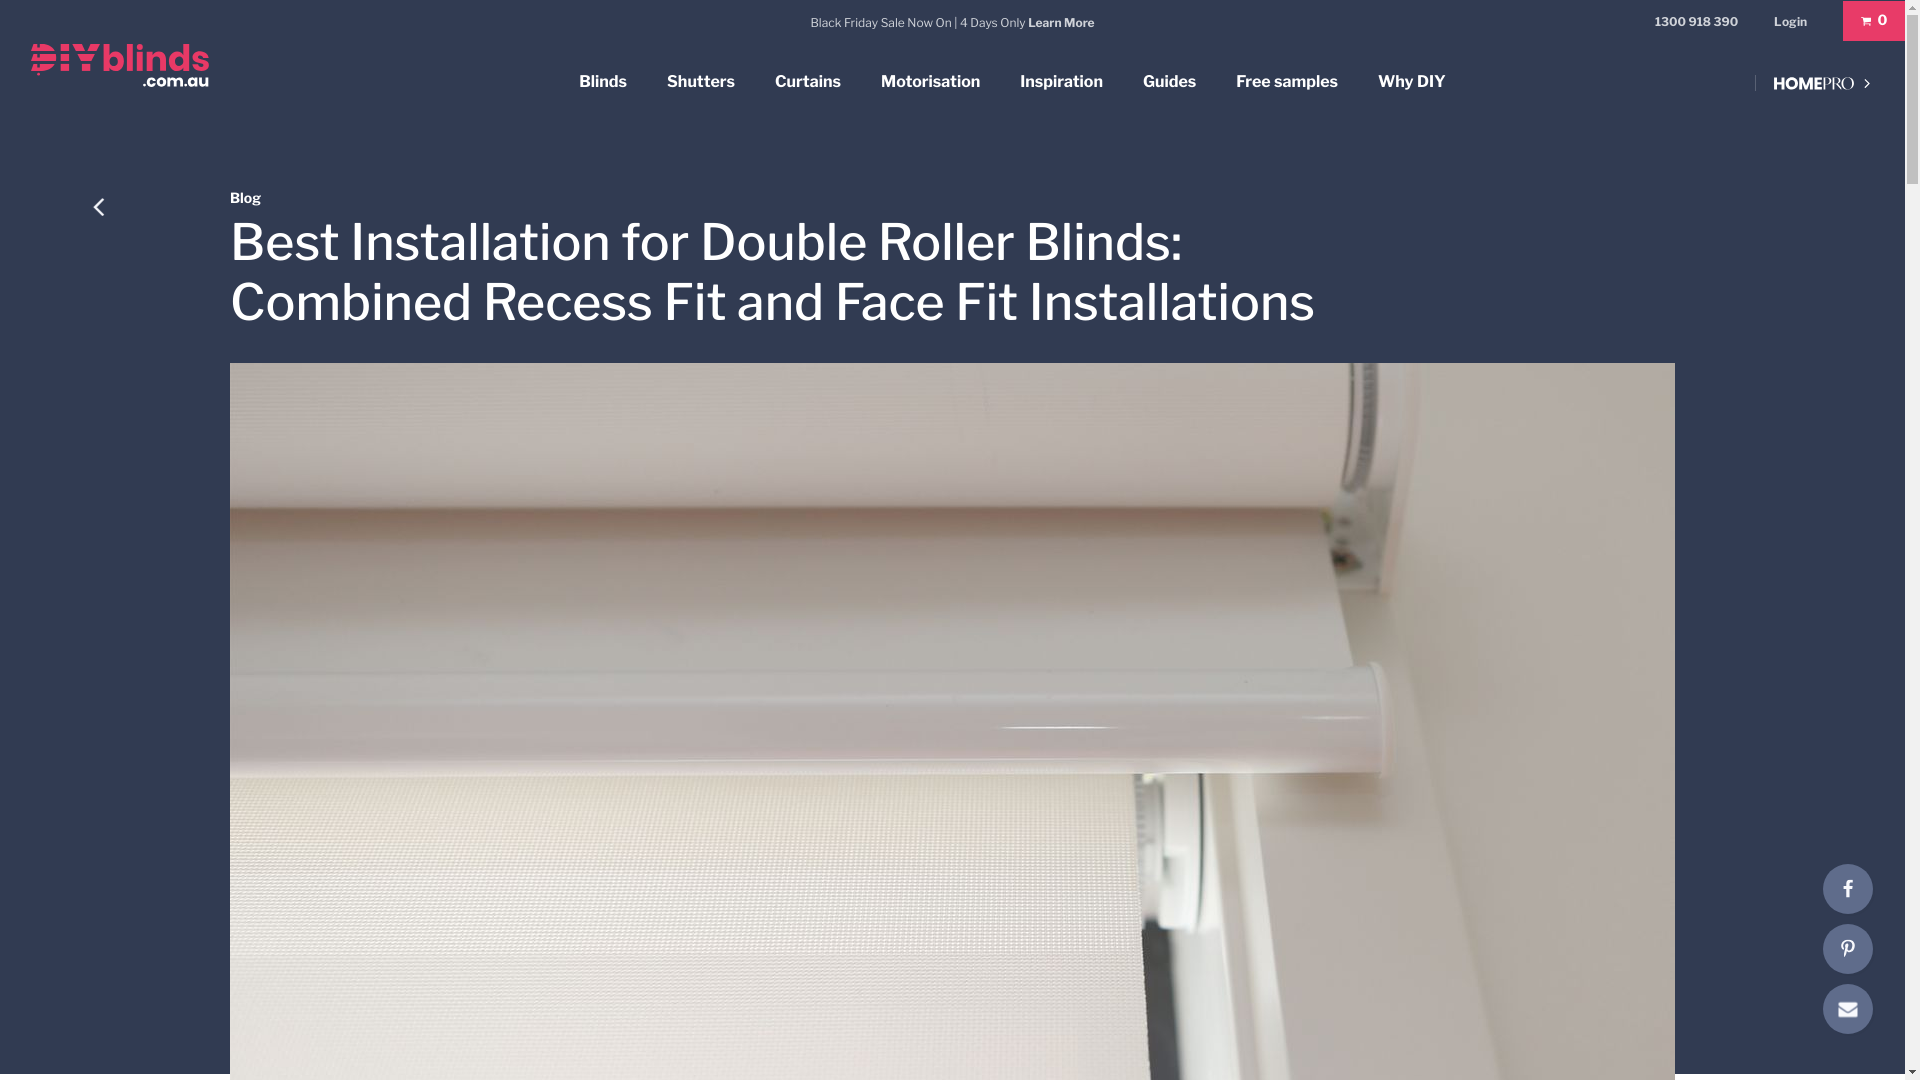  I want to click on '1300 918 390', so click(1695, 21).